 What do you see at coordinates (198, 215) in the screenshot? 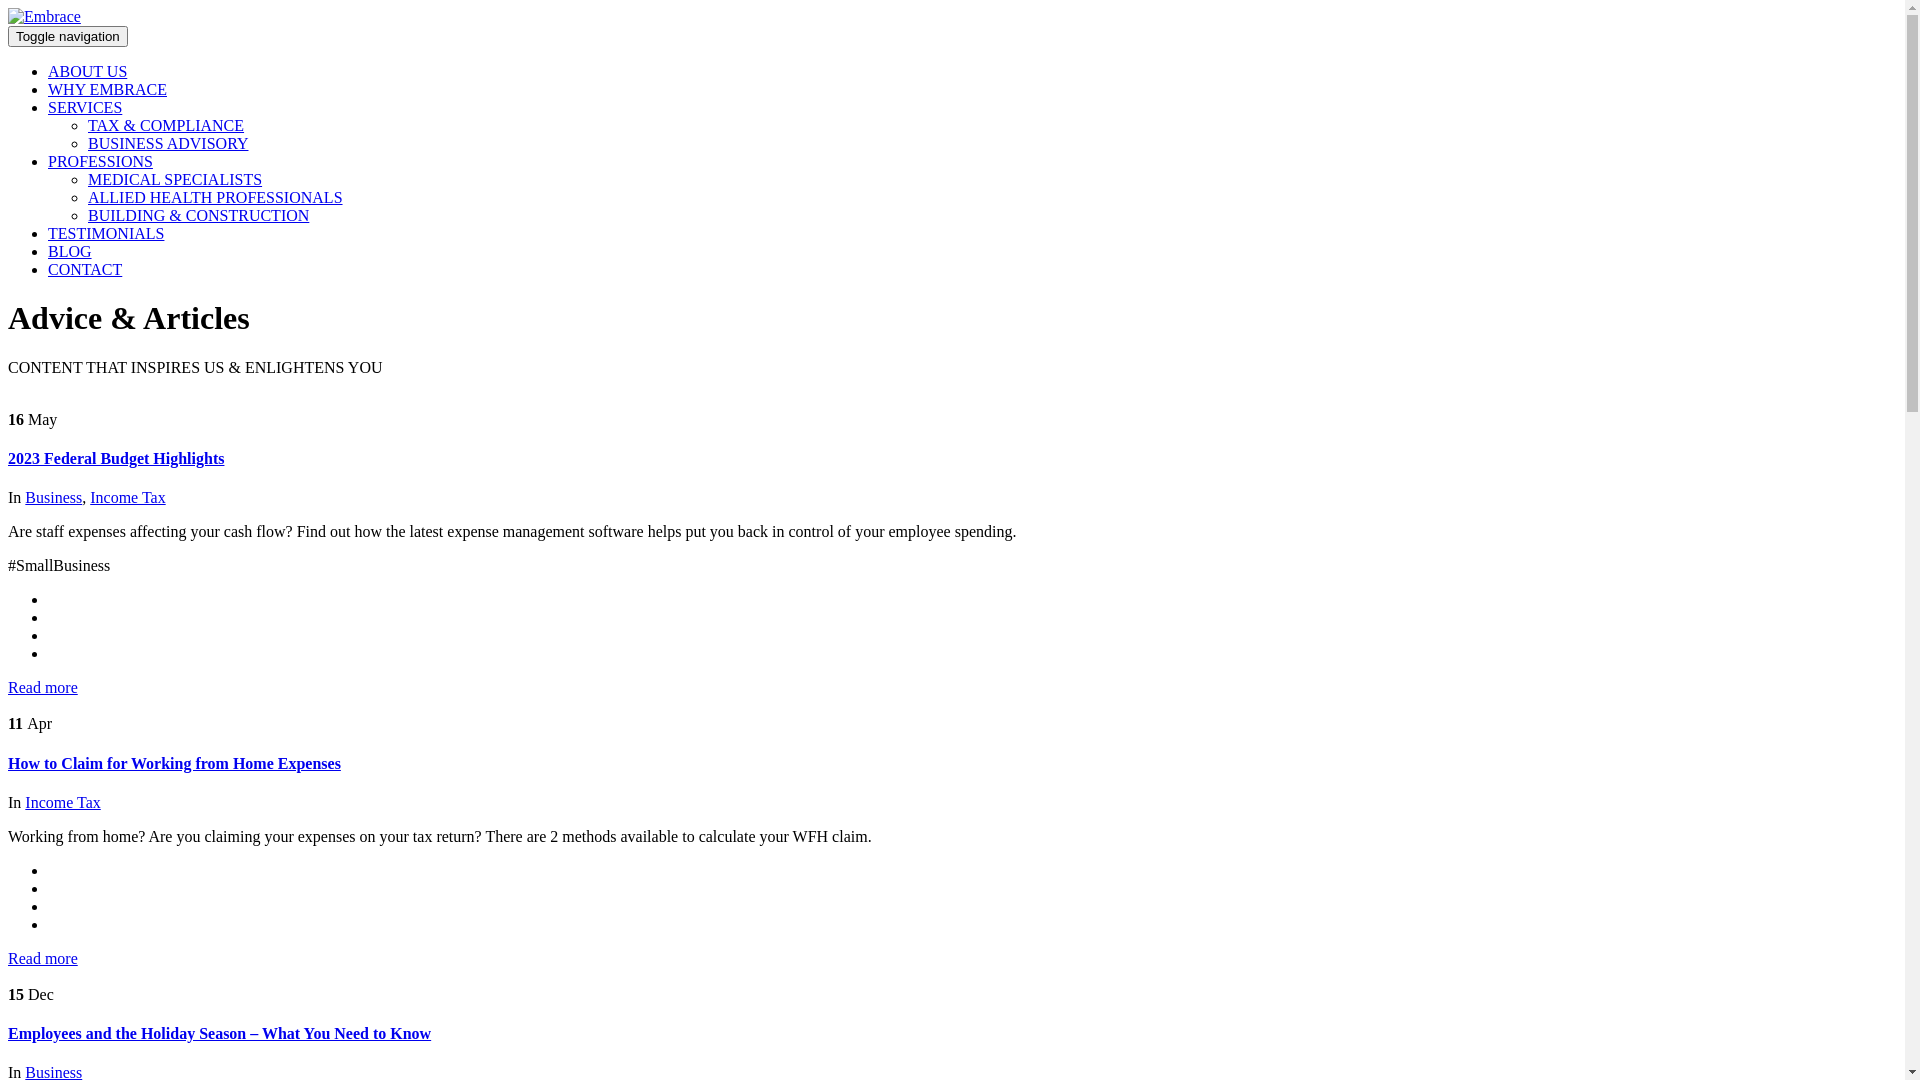
I see `'BUILDING & CONSTRUCTION'` at bounding box center [198, 215].